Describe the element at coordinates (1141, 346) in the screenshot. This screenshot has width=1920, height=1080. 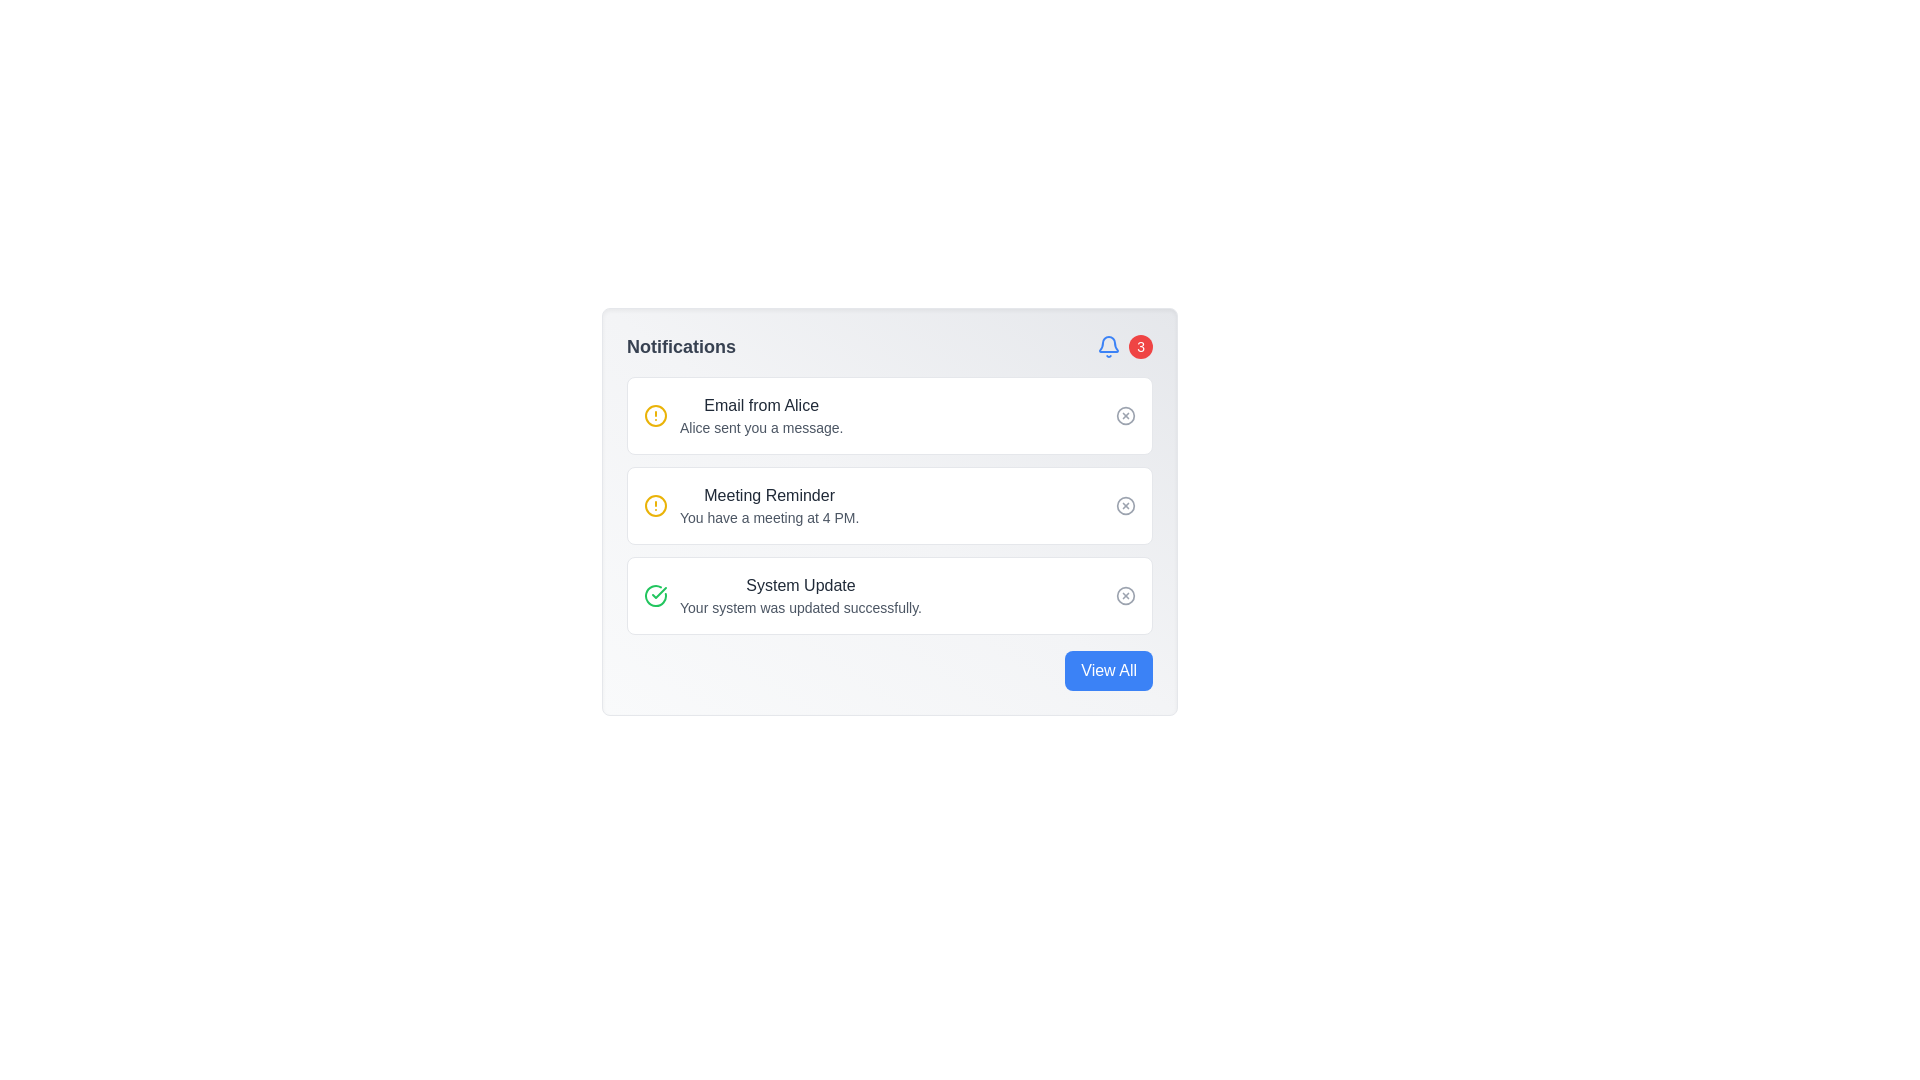
I see `the Notification Badge, which is a small circular badge with a red background and white text '3', located near the top right corner of the notification panel, to the right of a blue notification bell icon` at that location.